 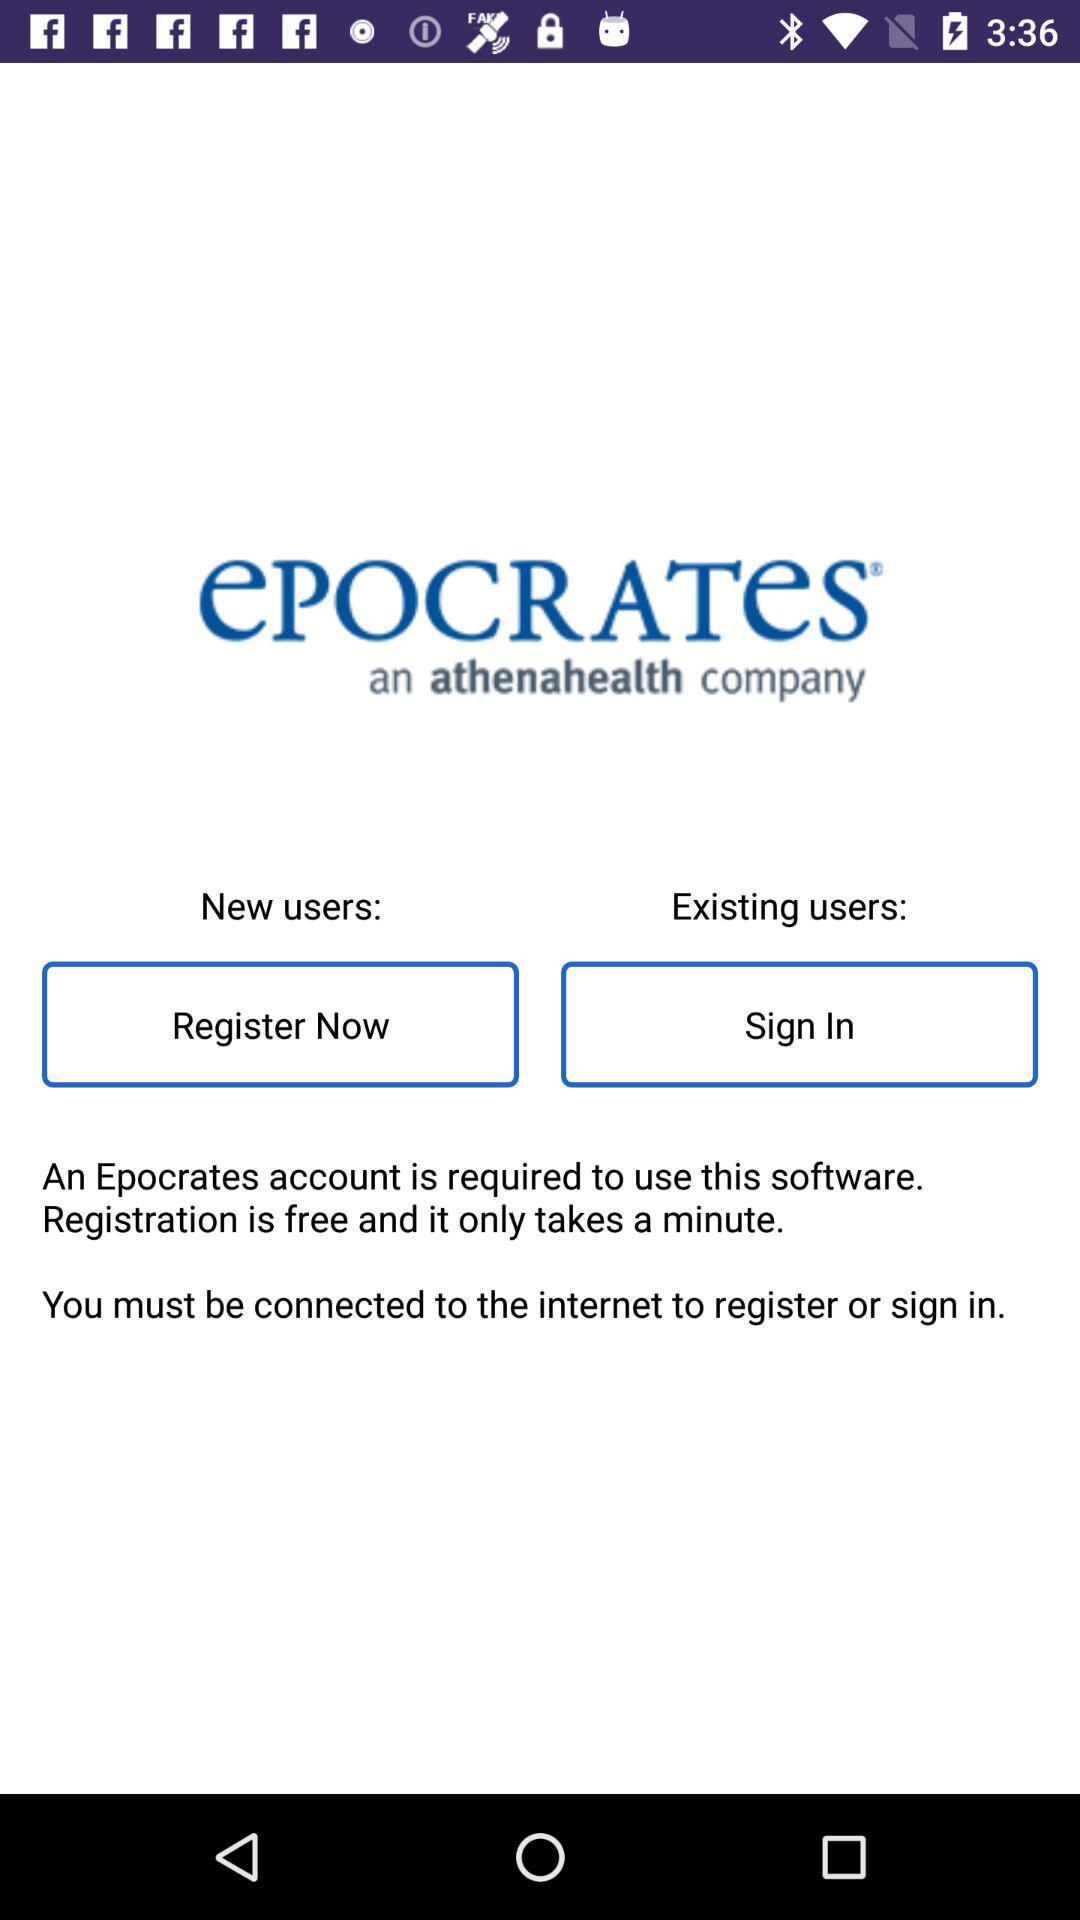 I want to click on sign in, so click(x=798, y=1024).